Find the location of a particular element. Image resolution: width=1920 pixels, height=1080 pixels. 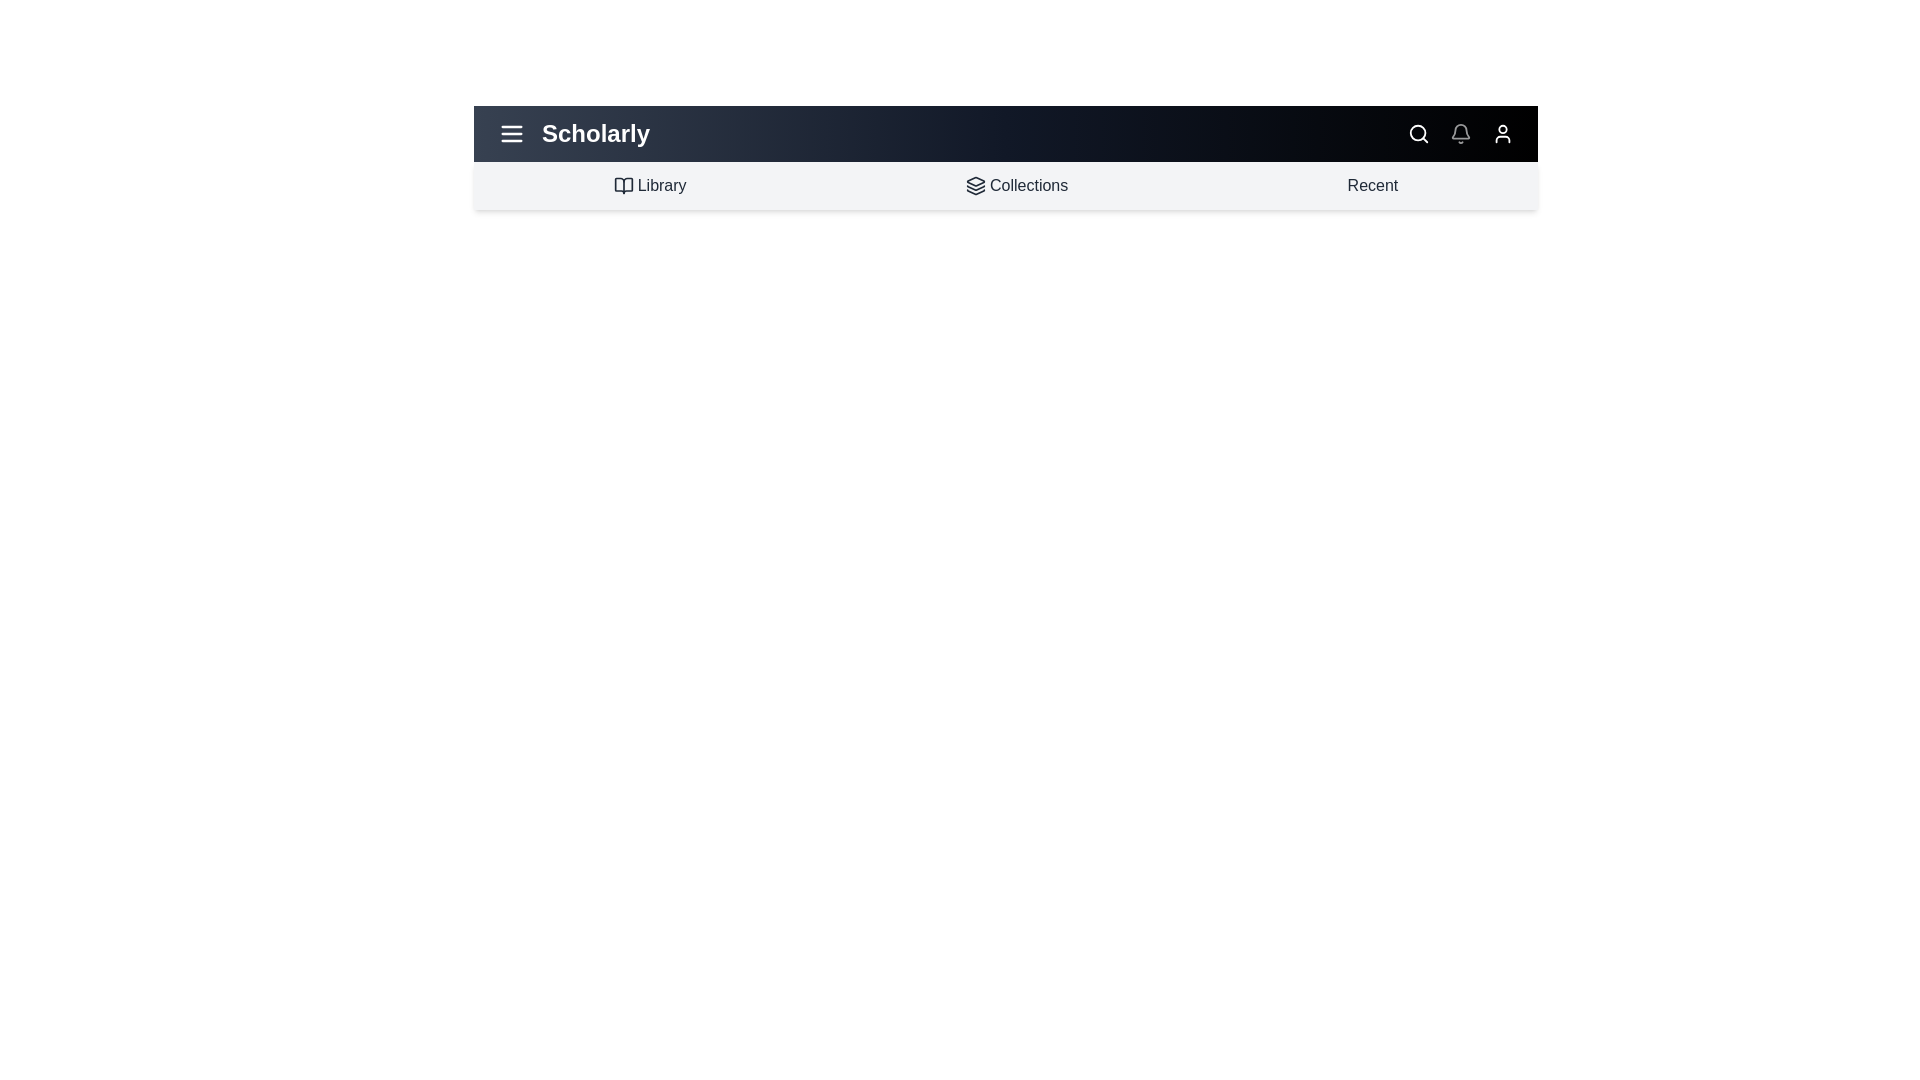

the search icon to initiate a search action is located at coordinates (1418, 134).